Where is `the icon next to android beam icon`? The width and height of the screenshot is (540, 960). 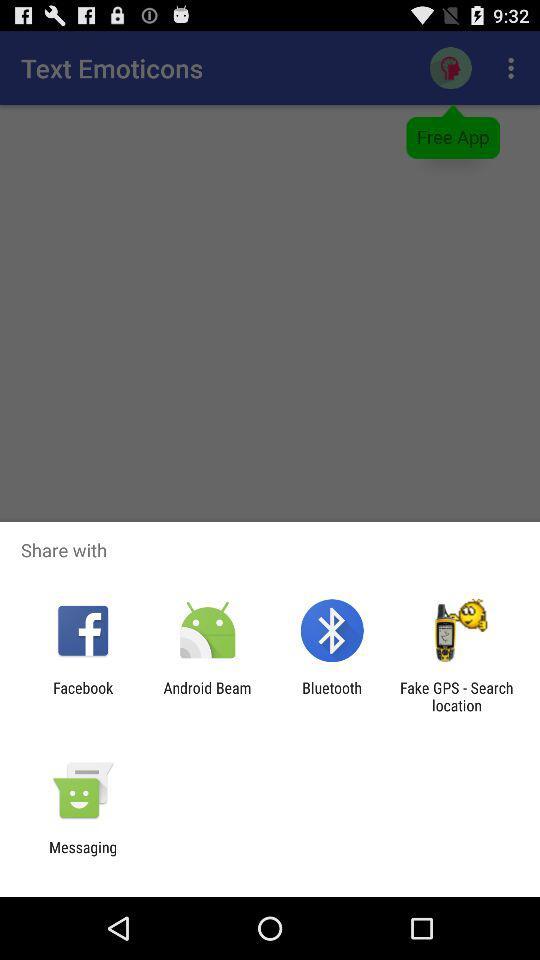
the icon next to android beam icon is located at coordinates (332, 696).